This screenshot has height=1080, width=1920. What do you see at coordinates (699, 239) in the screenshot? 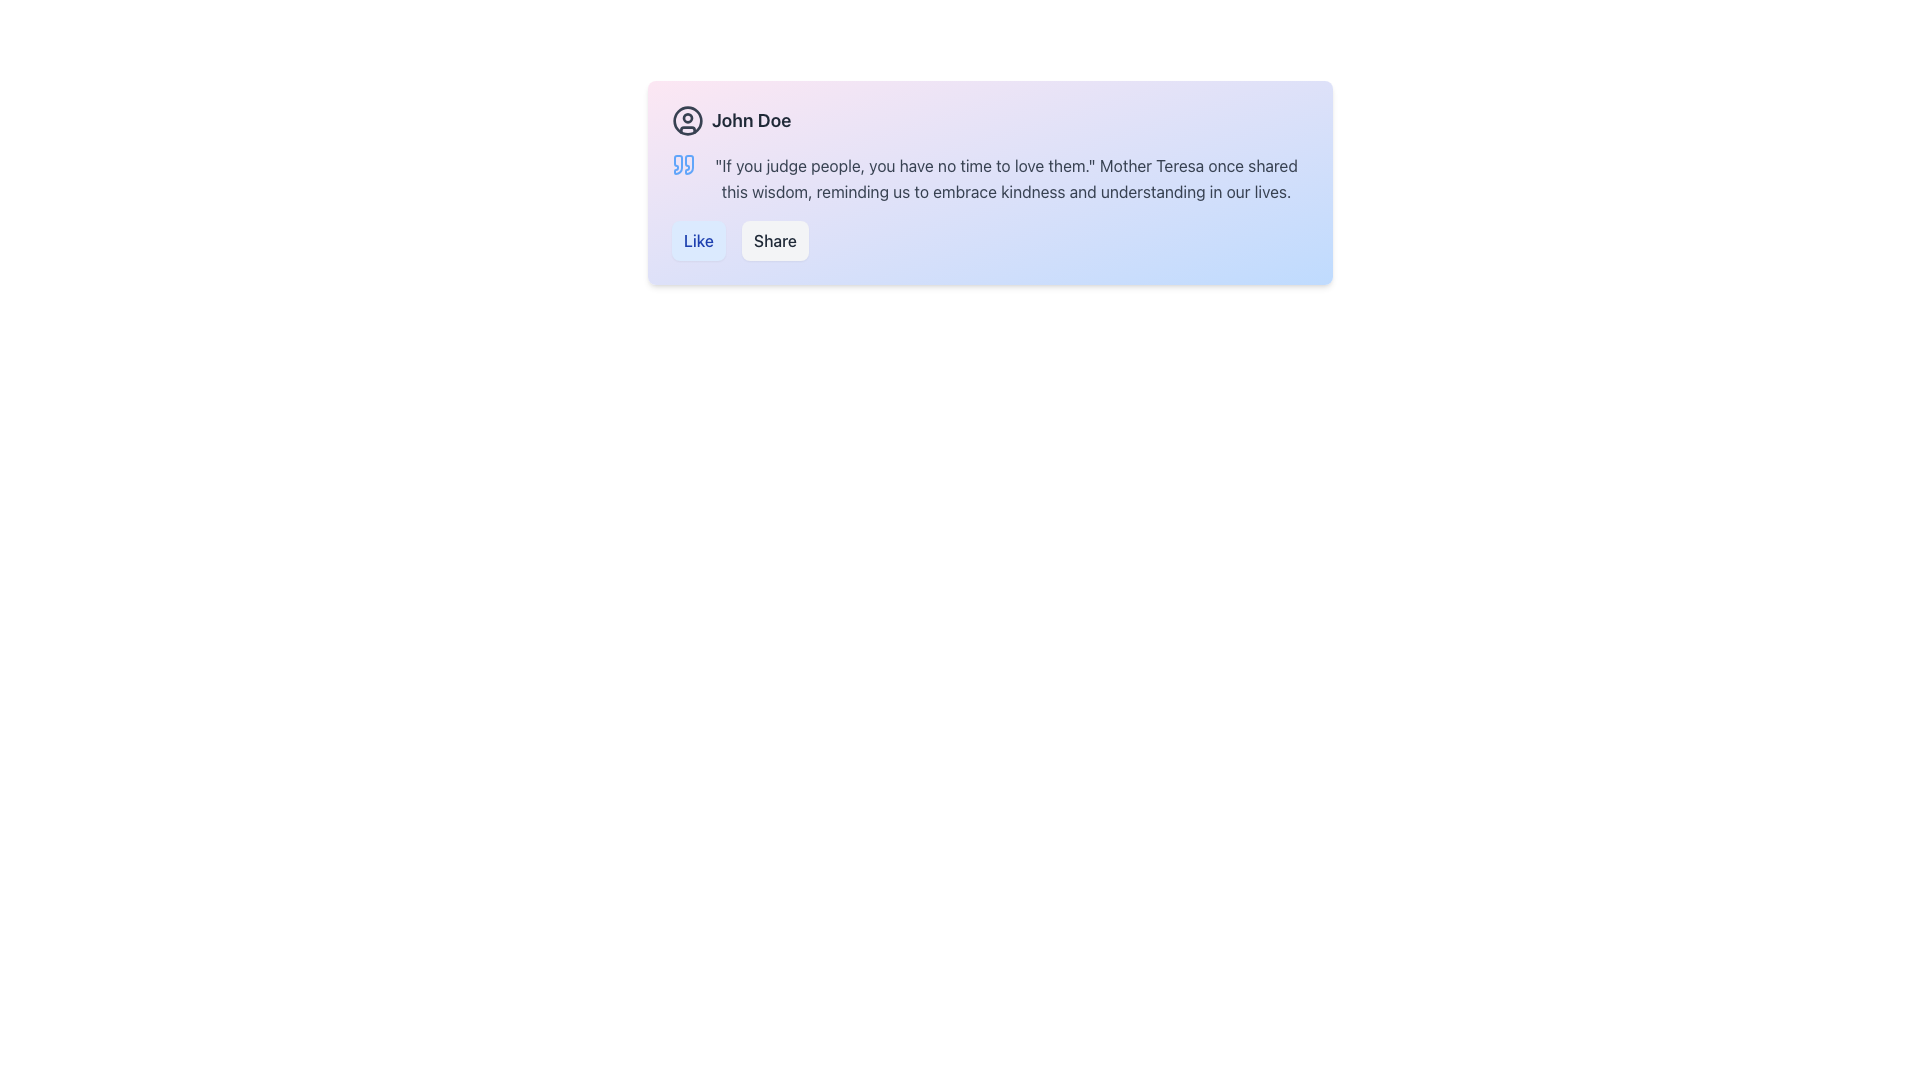
I see `the 'Like' button, which is the first button in a horizontal group located below a user profile card, to change its background color` at bounding box center [699, 239].